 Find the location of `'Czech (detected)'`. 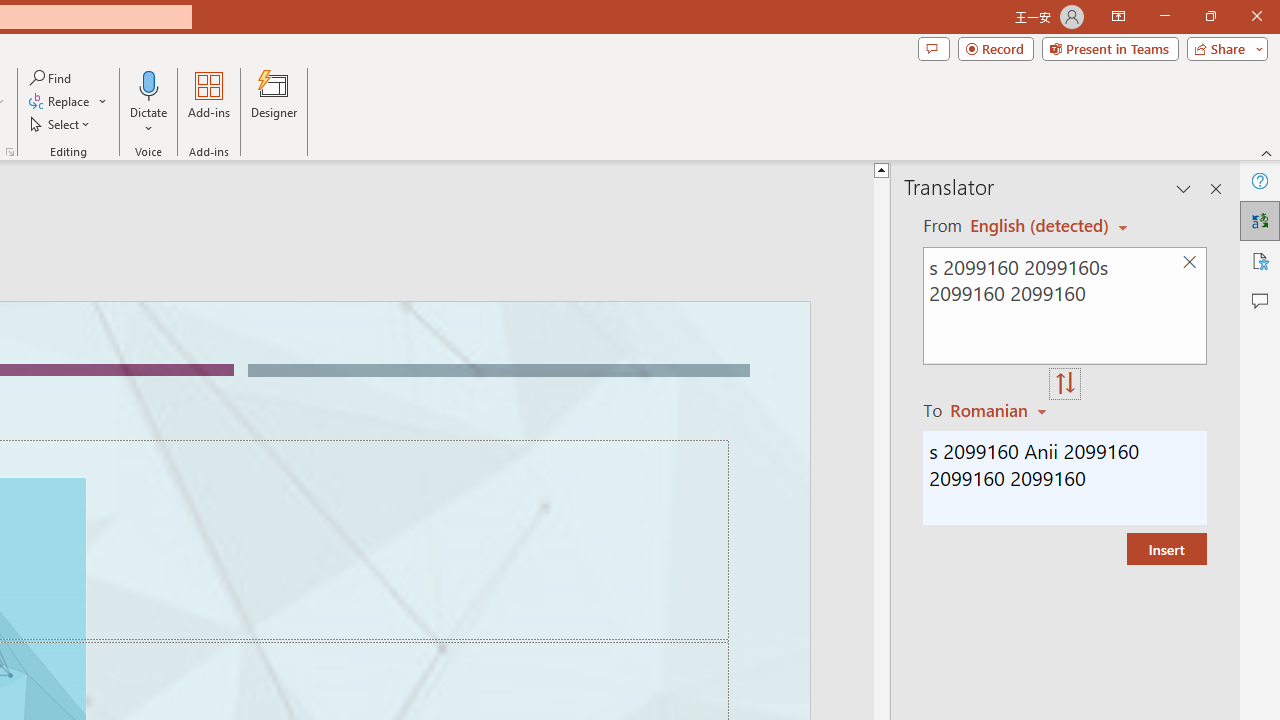

'Czech (detected)' is located at coordinates (1040, 225).